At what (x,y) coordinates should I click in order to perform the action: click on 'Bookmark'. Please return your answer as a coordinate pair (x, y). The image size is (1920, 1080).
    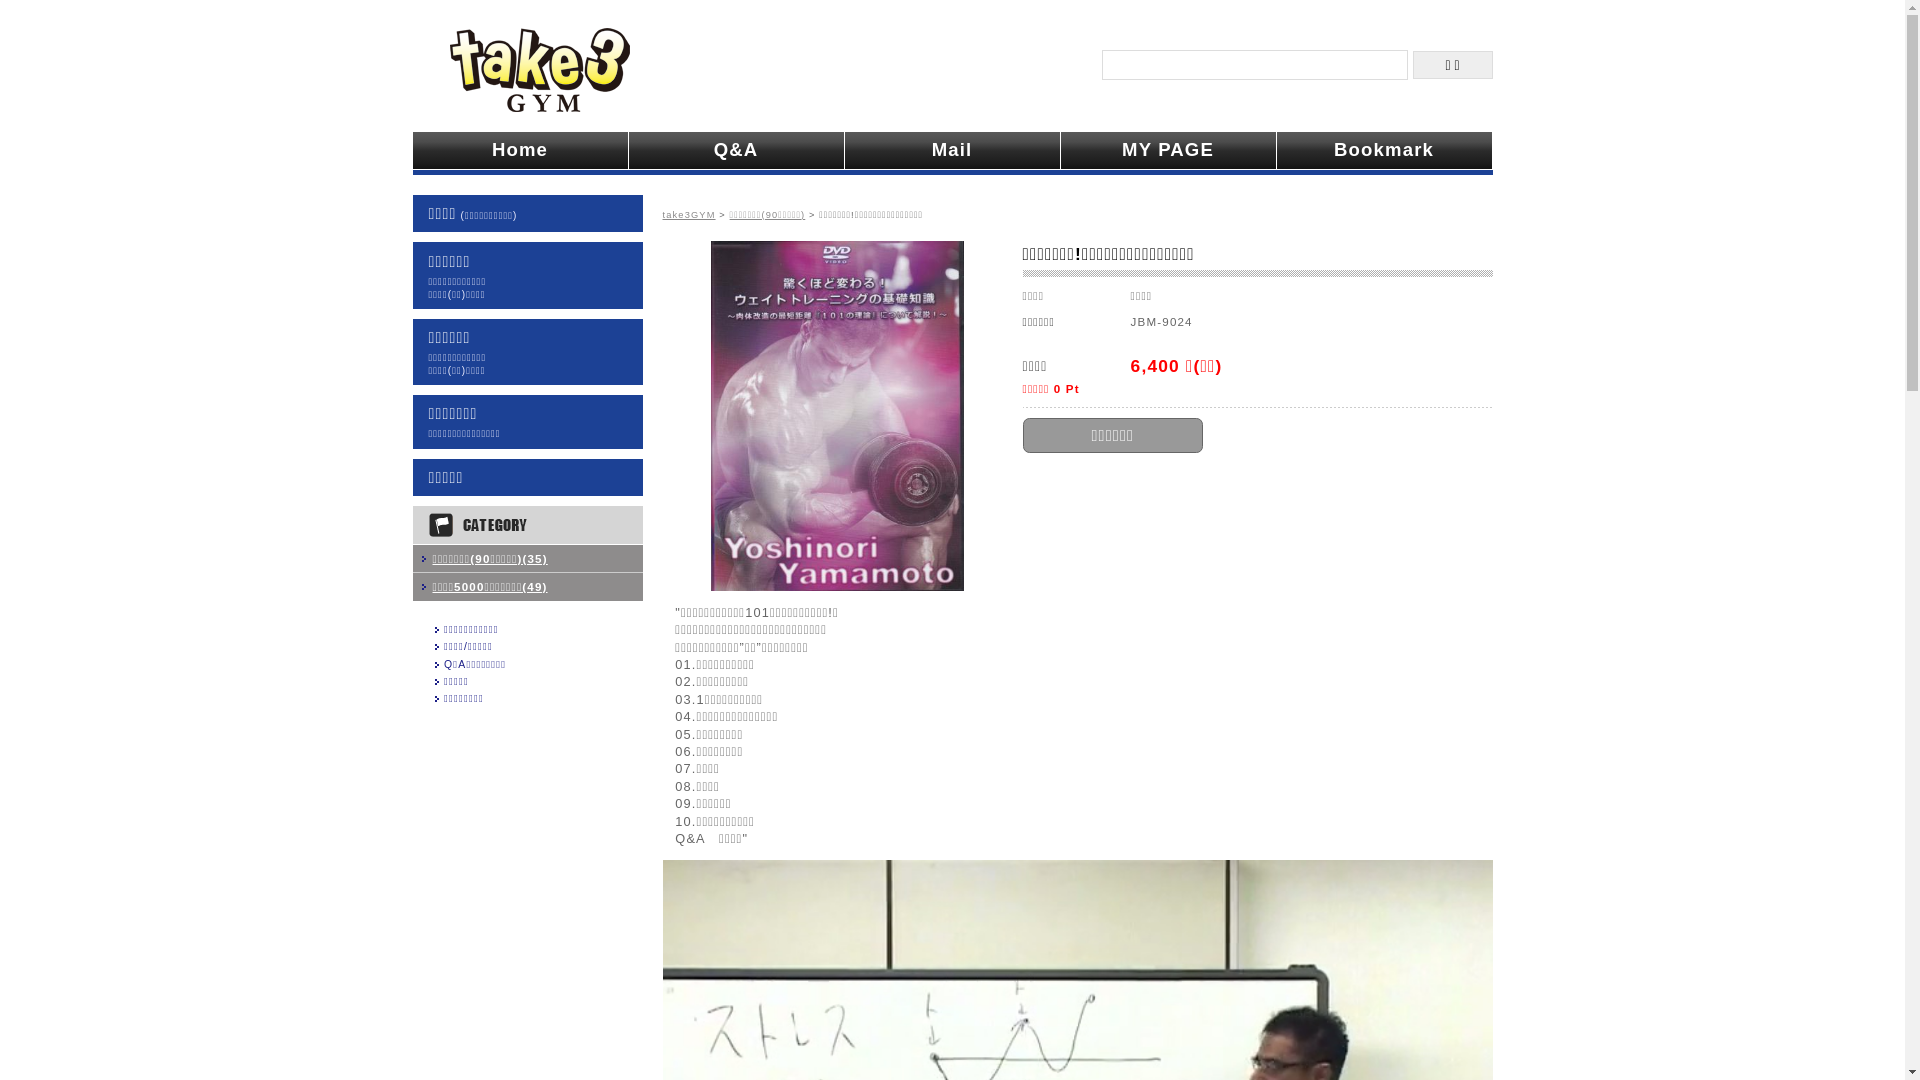
    Looking at the image, I should click on (1382, 149).